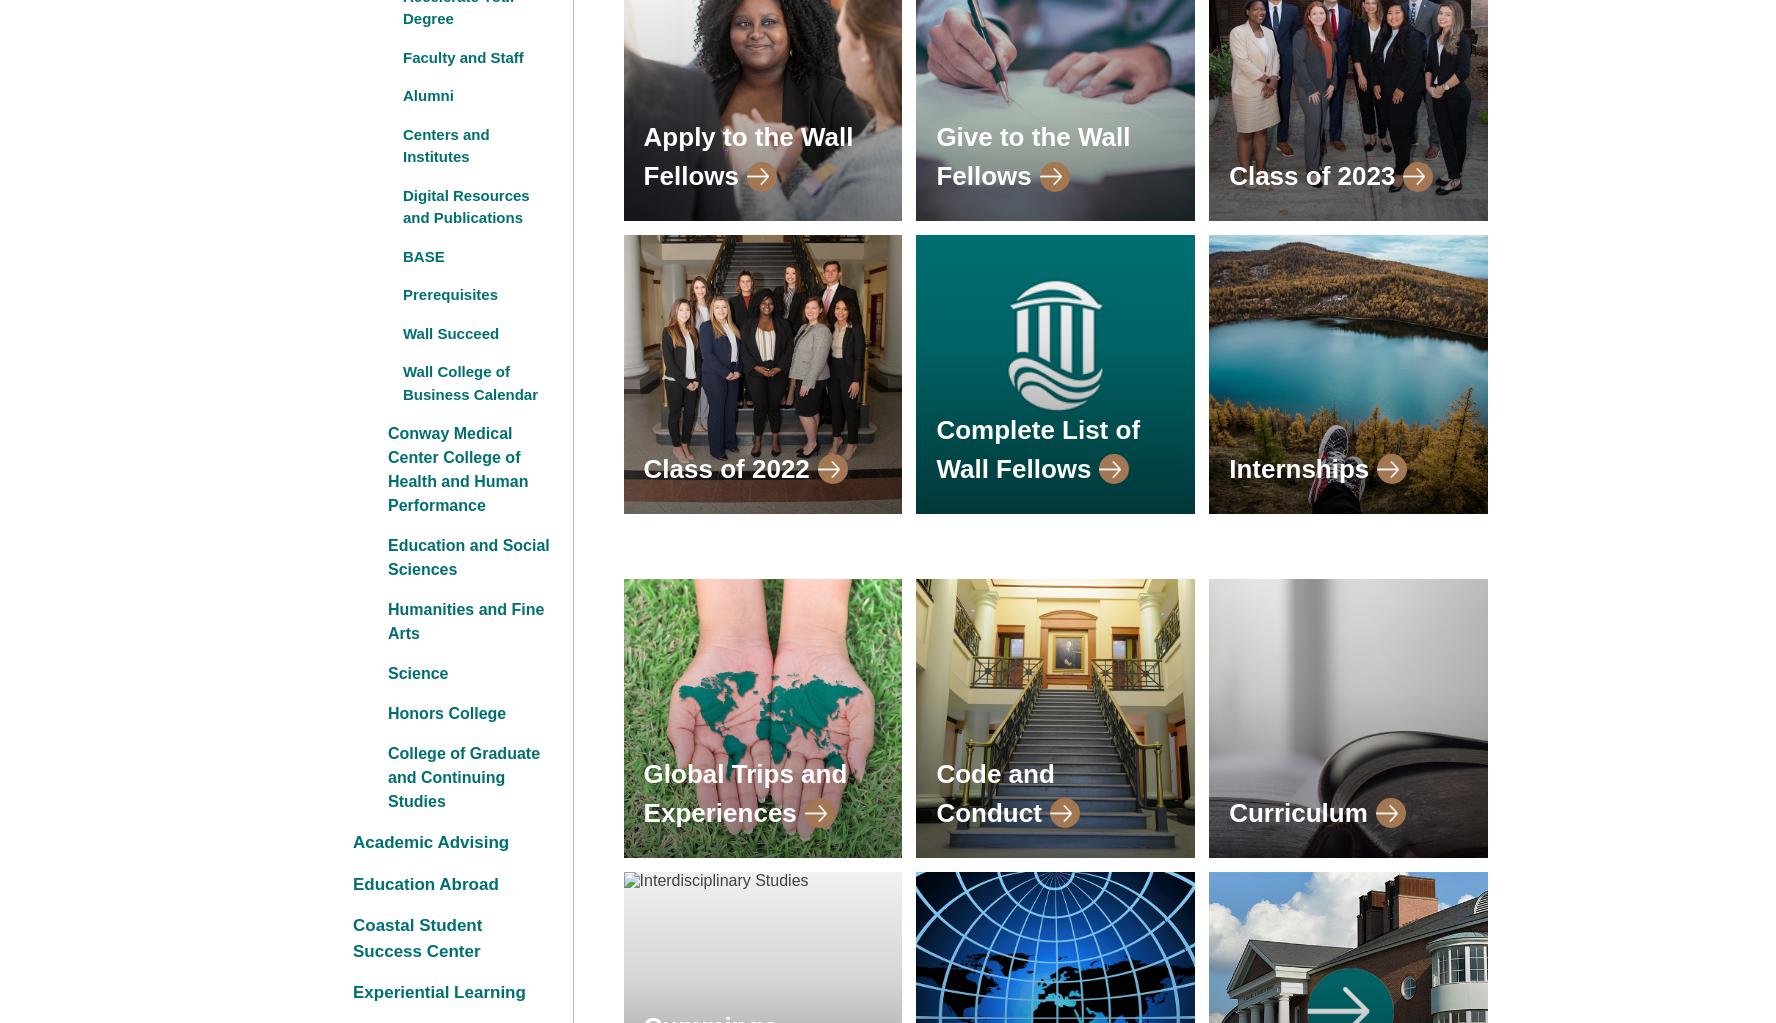 The height and width of the screenshot is (1023, 1776). Describe the element at coordinates (423, 255) in the screenshot. I see `'BASE'` at that location.